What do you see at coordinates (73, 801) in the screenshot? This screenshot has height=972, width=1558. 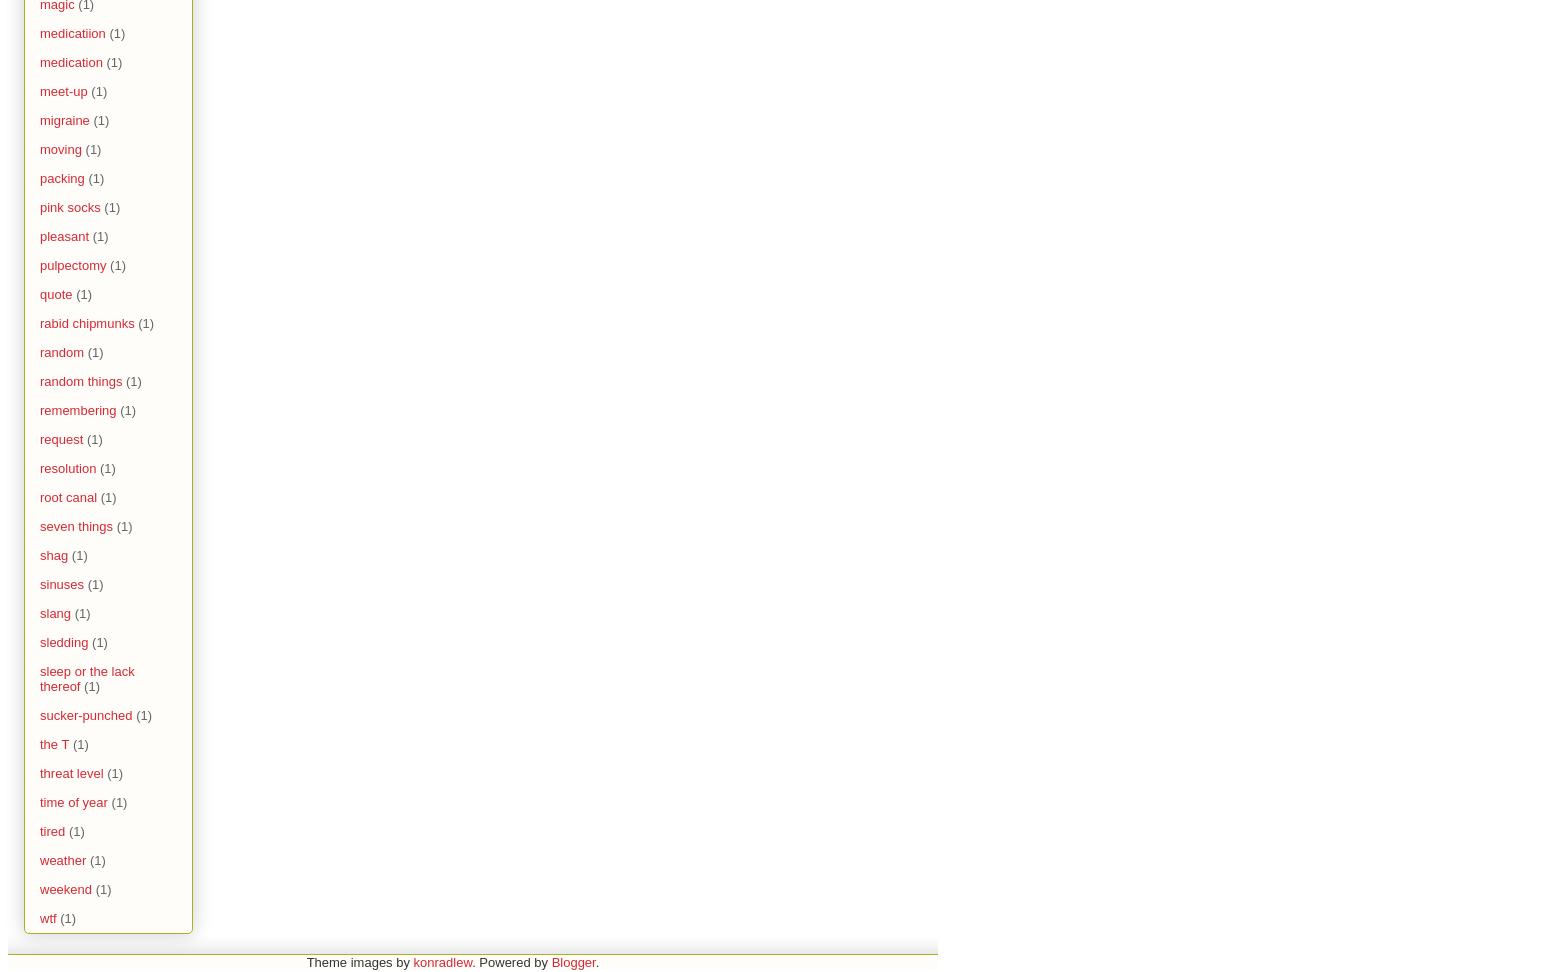 I see `'time of year'` at bounding box center [73, 801].